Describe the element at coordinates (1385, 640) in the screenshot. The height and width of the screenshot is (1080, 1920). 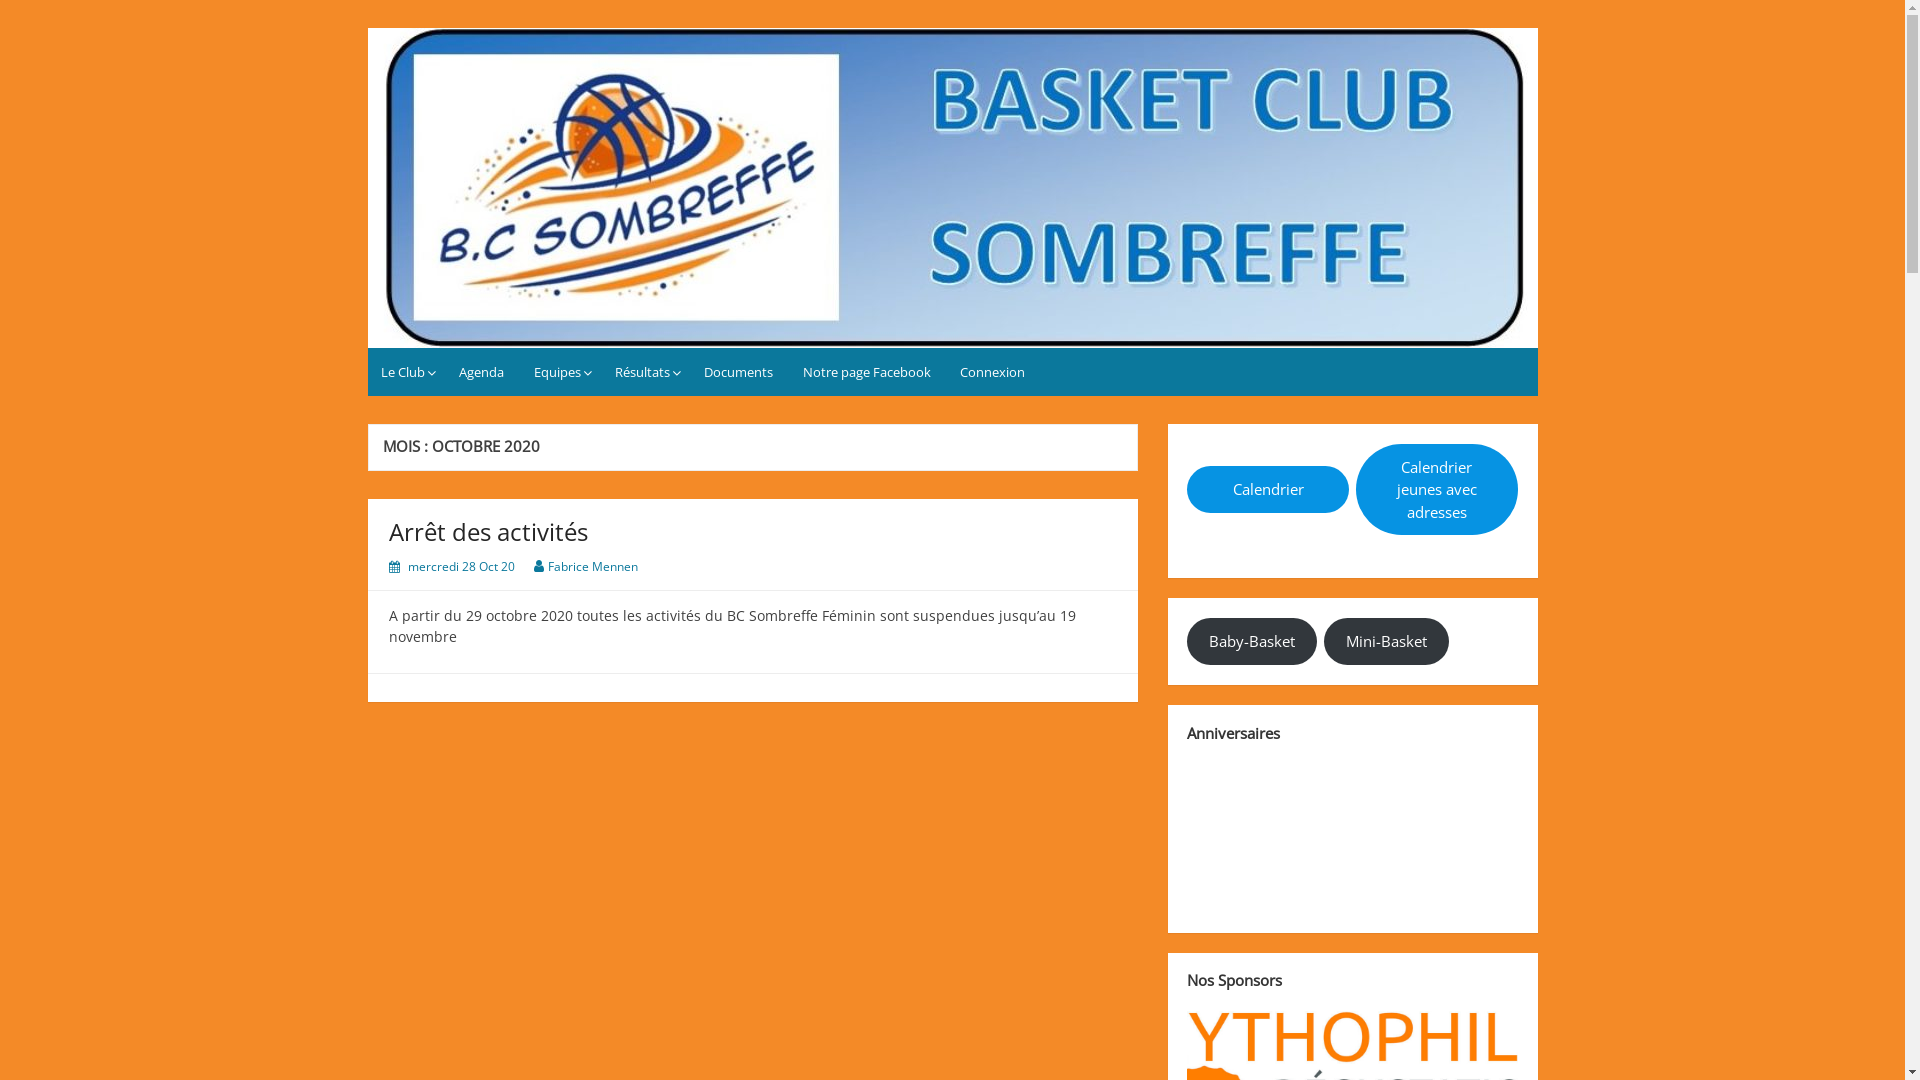
I see `'Mini-Basket'` at that location.